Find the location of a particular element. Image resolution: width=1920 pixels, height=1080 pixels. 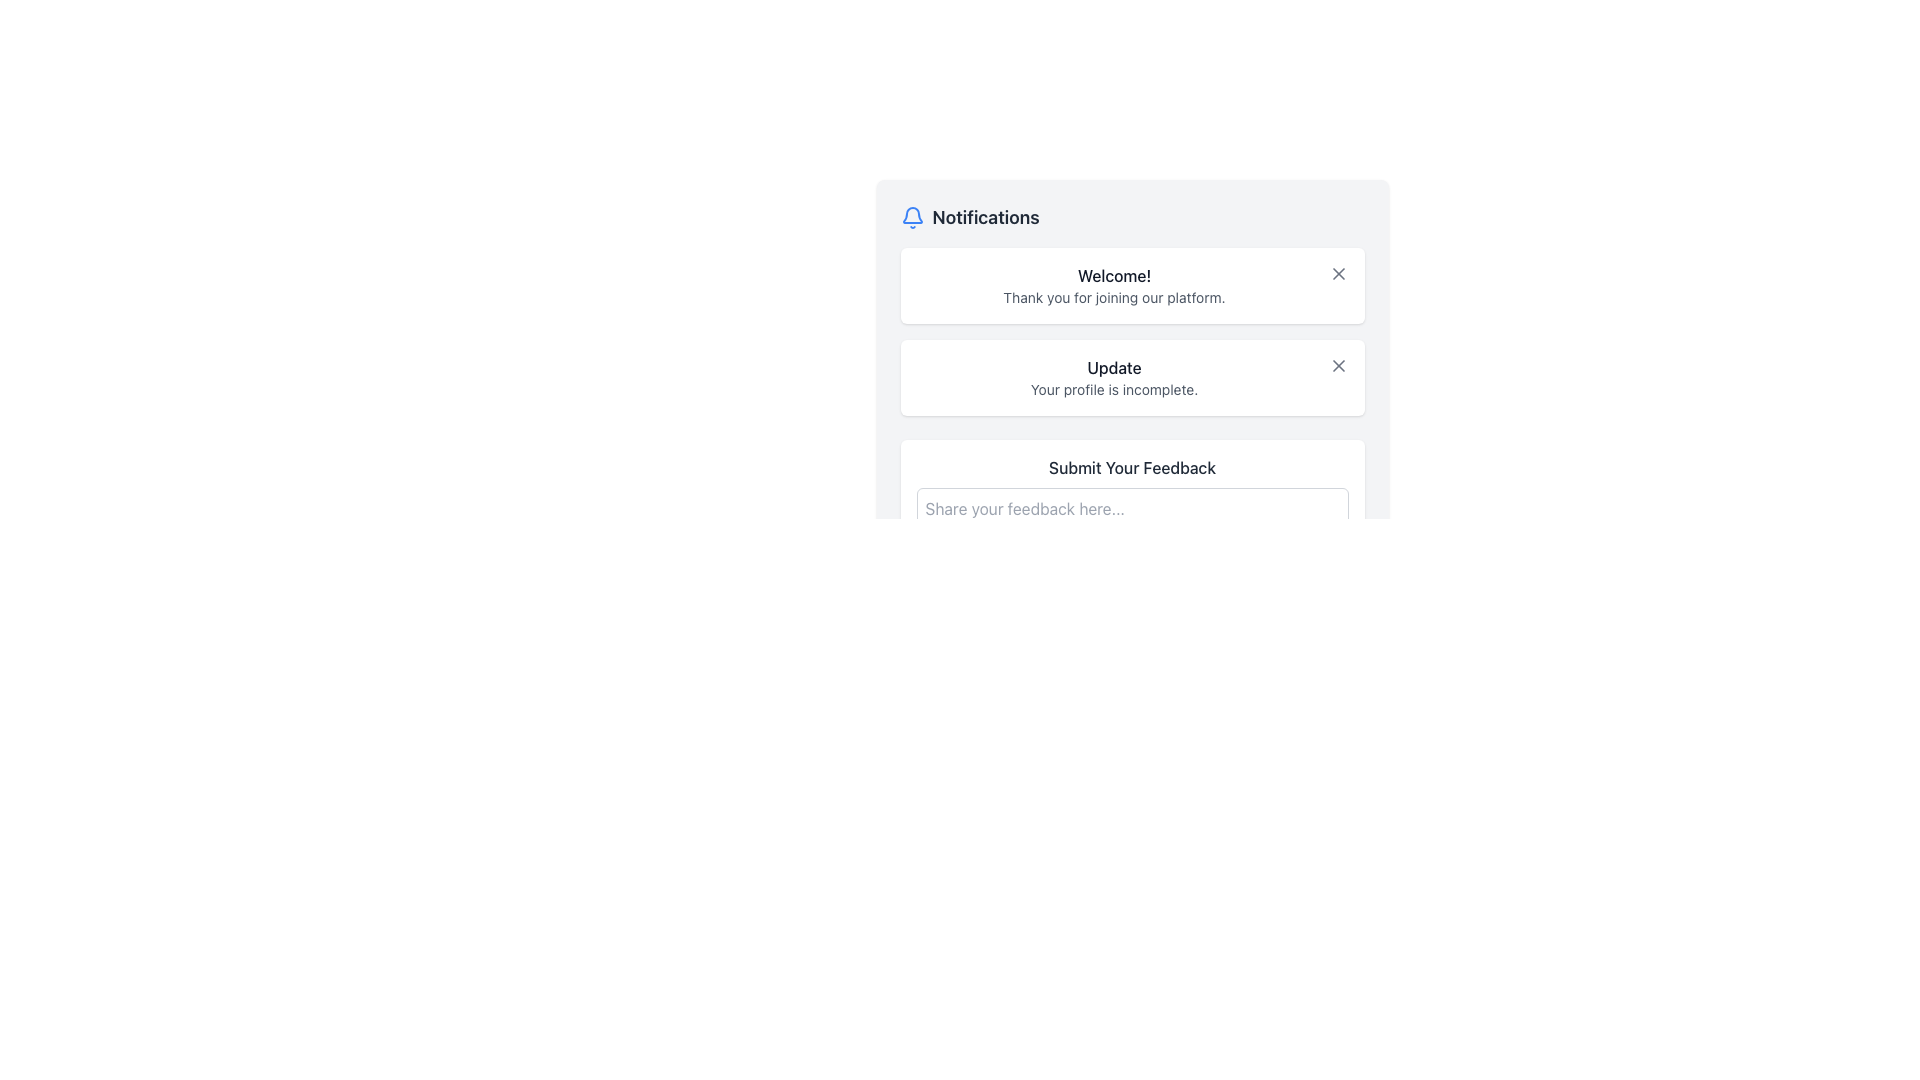

the Close (Dismiss) Button located at the top-right corner of the 'Welcome!' notification card is located at coordinates (1338, 273).